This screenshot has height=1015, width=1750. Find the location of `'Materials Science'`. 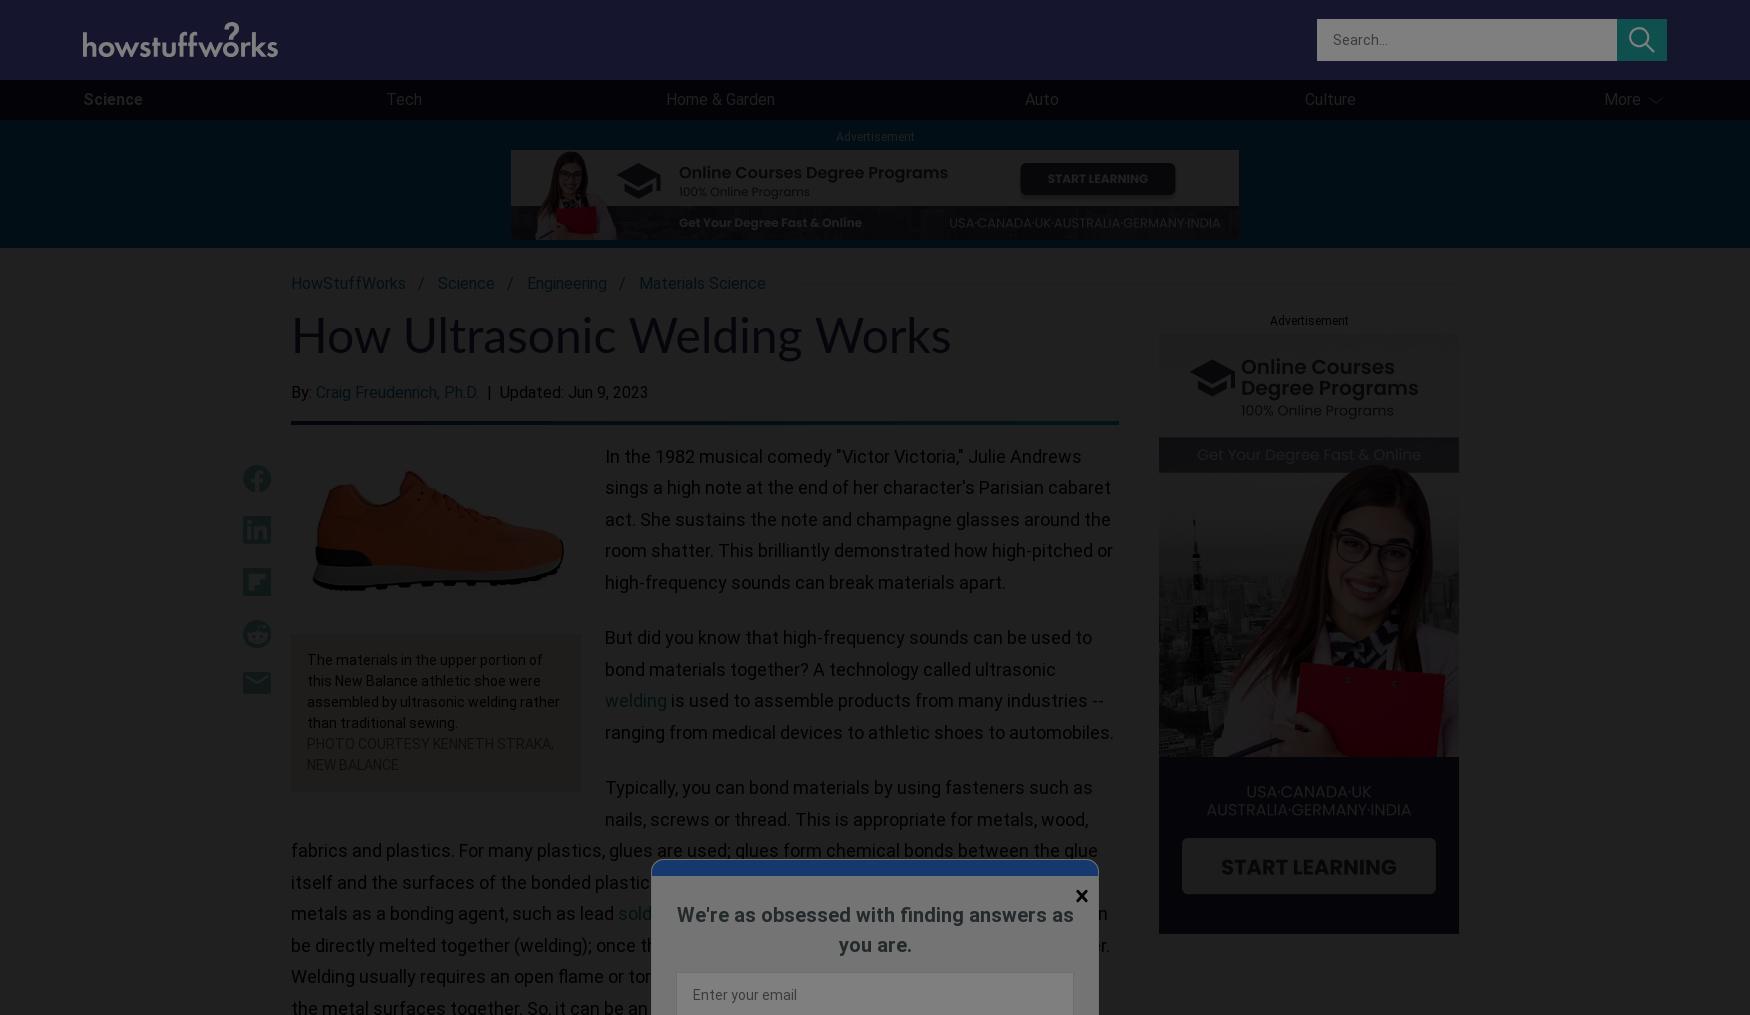

'Materials Science' is located at coordinates (702, 283).